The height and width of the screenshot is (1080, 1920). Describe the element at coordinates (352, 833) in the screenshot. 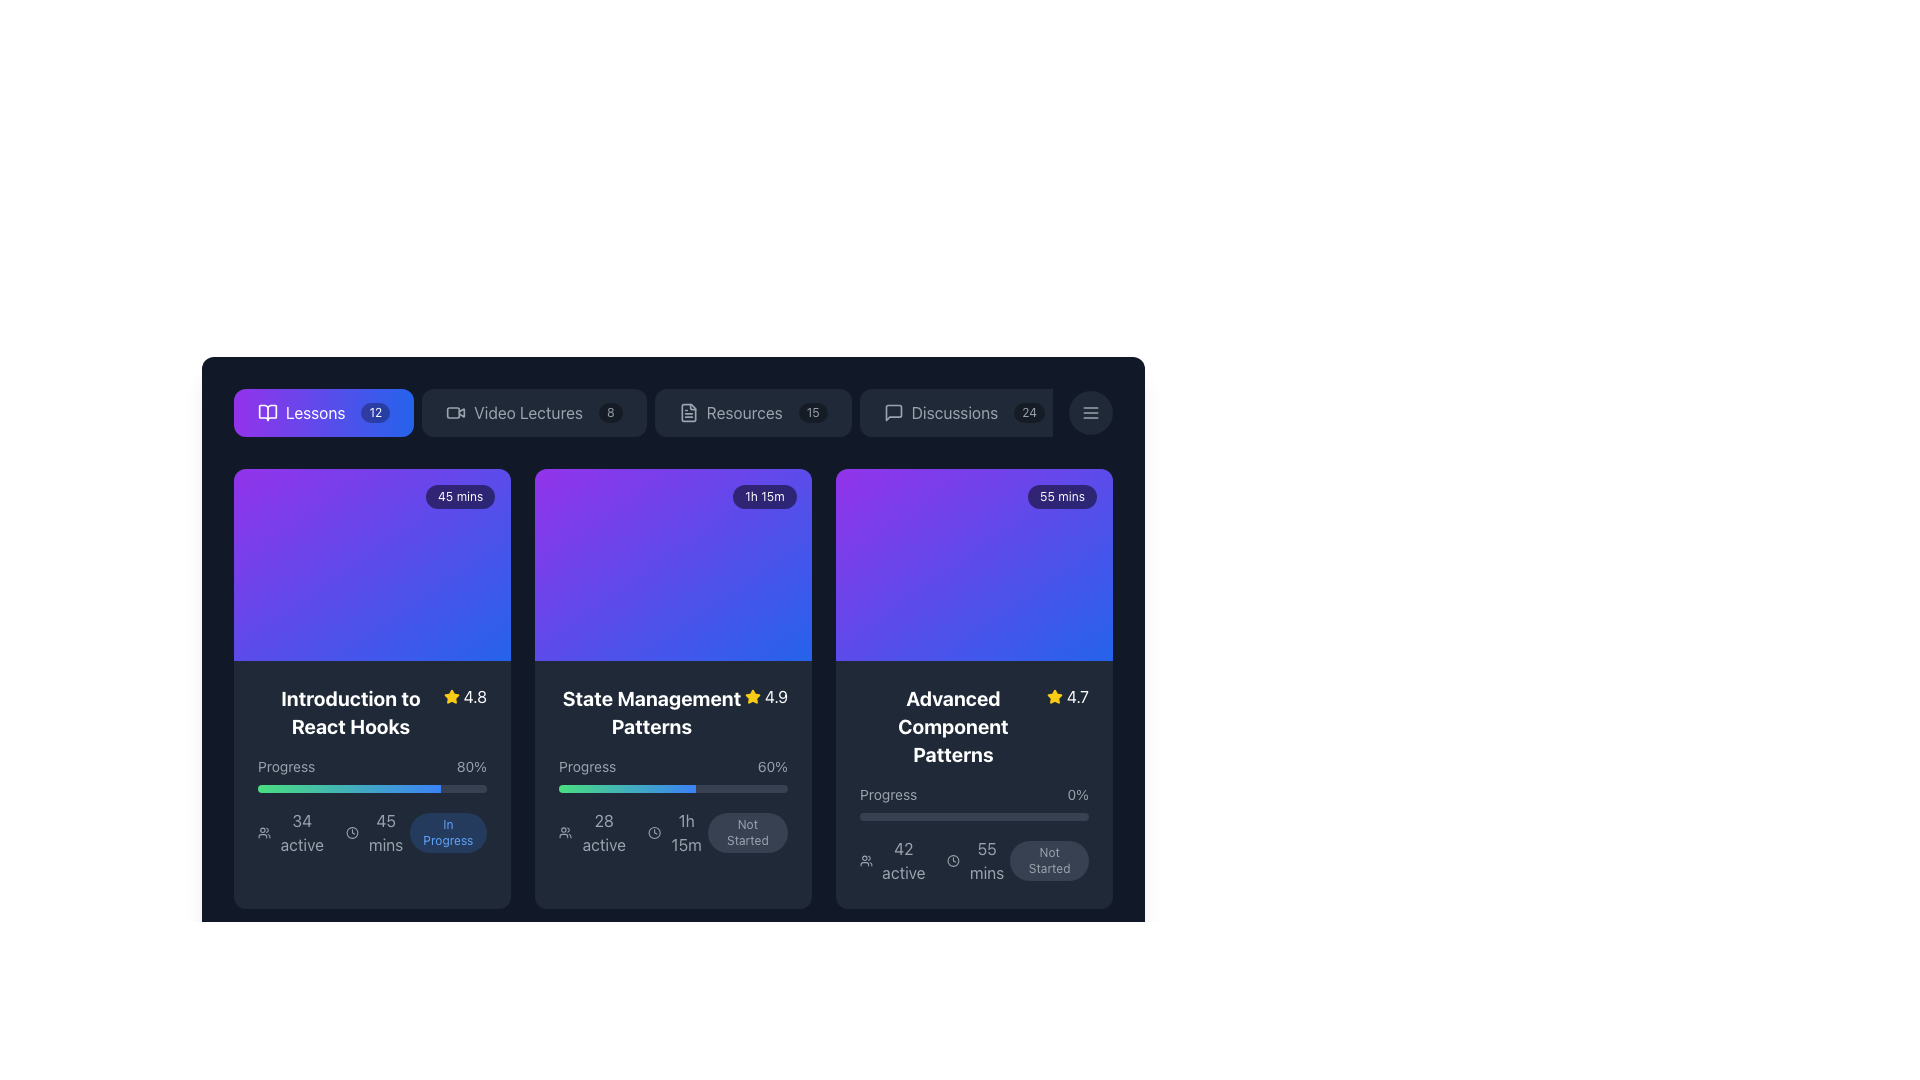

I see `the clock icon located before the '45 mins' text within the 'Introduction to React Hooks' card for information` at that location.